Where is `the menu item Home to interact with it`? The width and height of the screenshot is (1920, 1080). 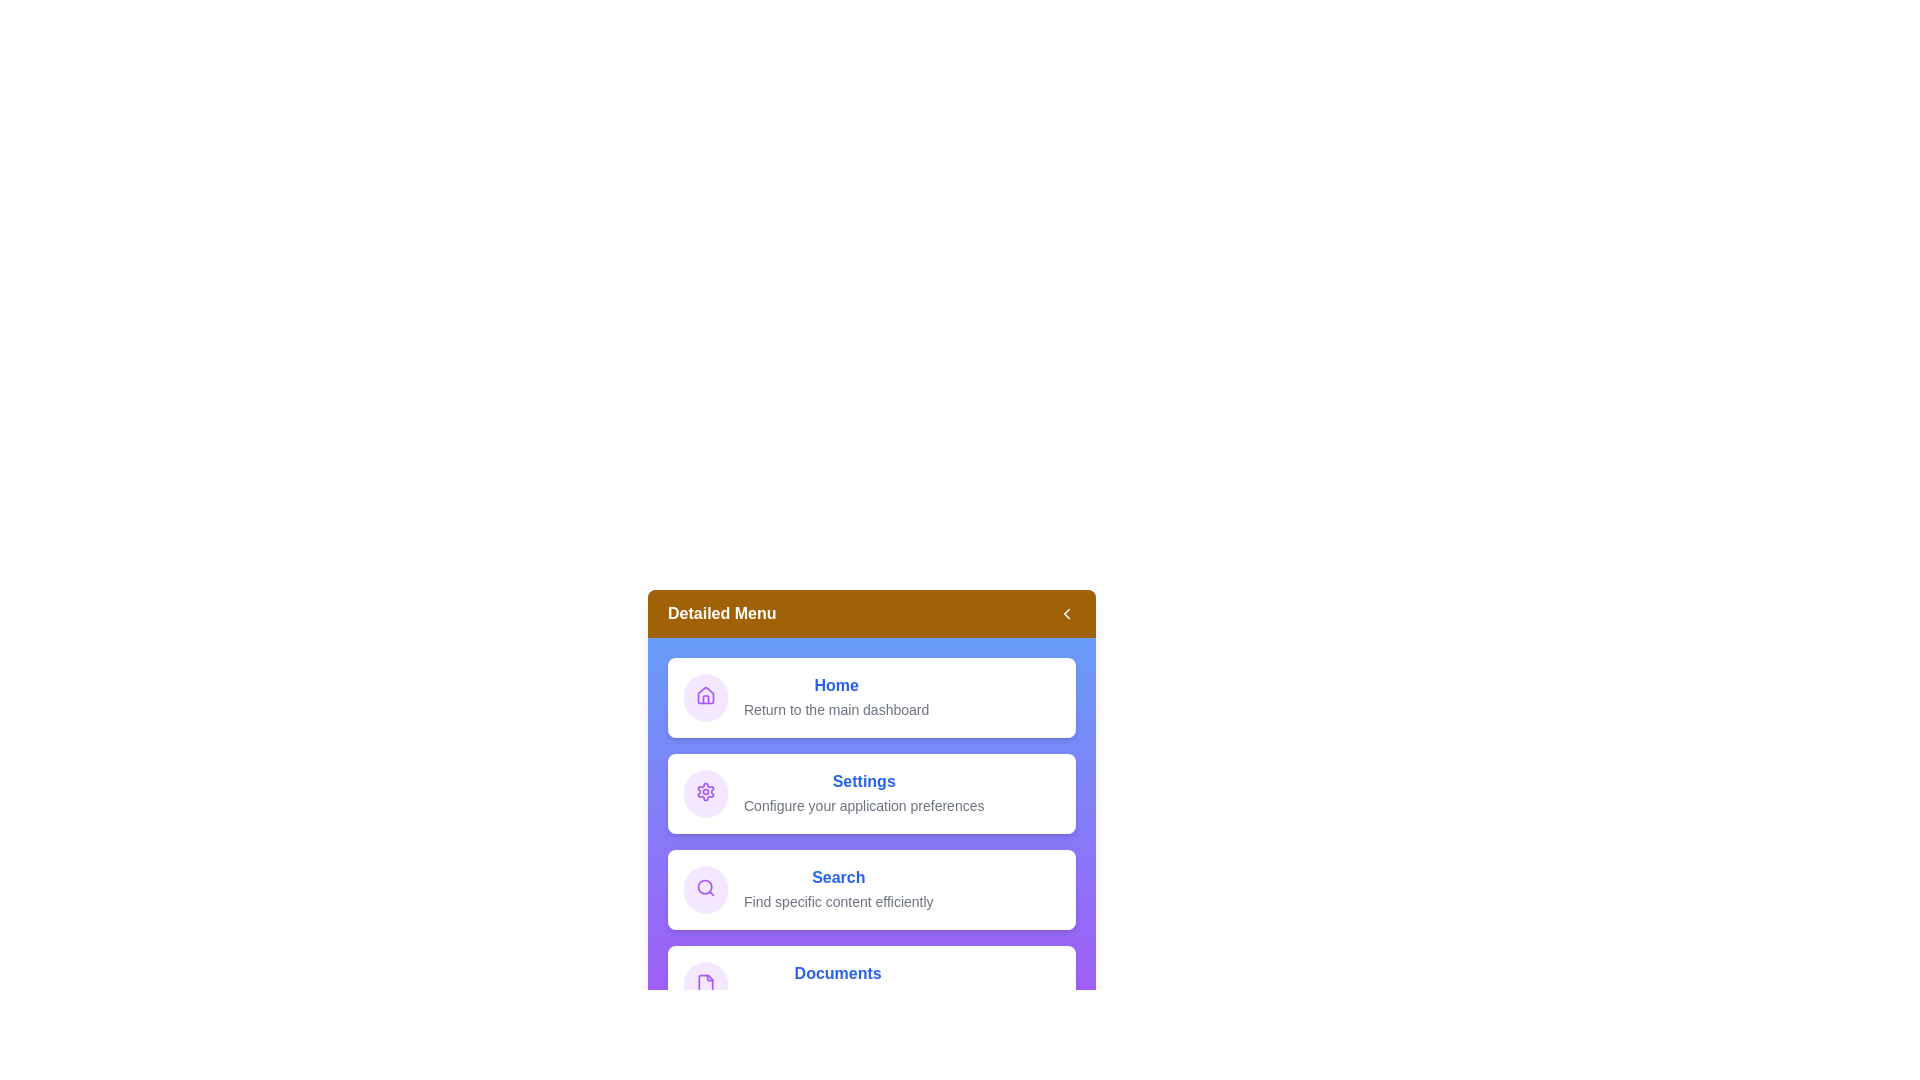
the menu item Home to interact with it is located at coordinates (872, 697).